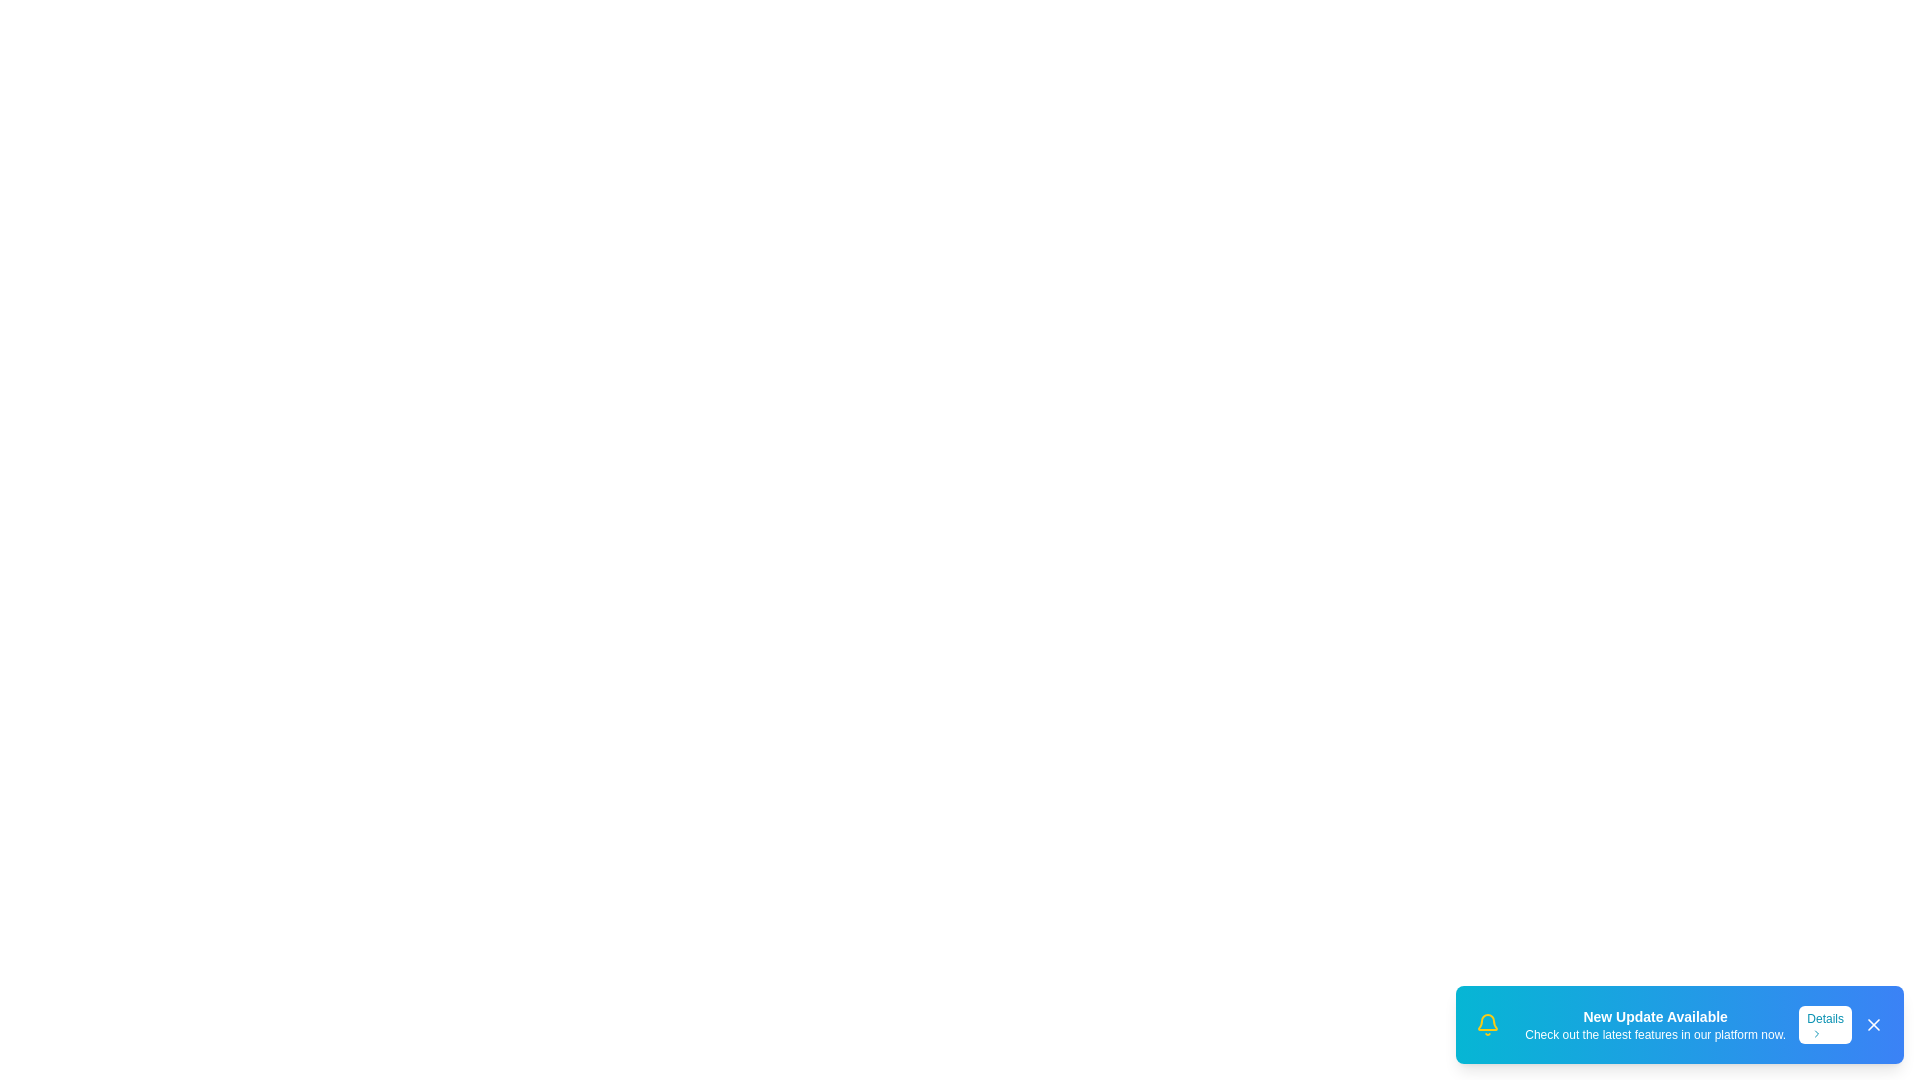  What do you see at coordinates (1488, 1025) in the screenshot?
I see `the 'Bell' icon to interact with it` at bounding box center [1488, 1025].